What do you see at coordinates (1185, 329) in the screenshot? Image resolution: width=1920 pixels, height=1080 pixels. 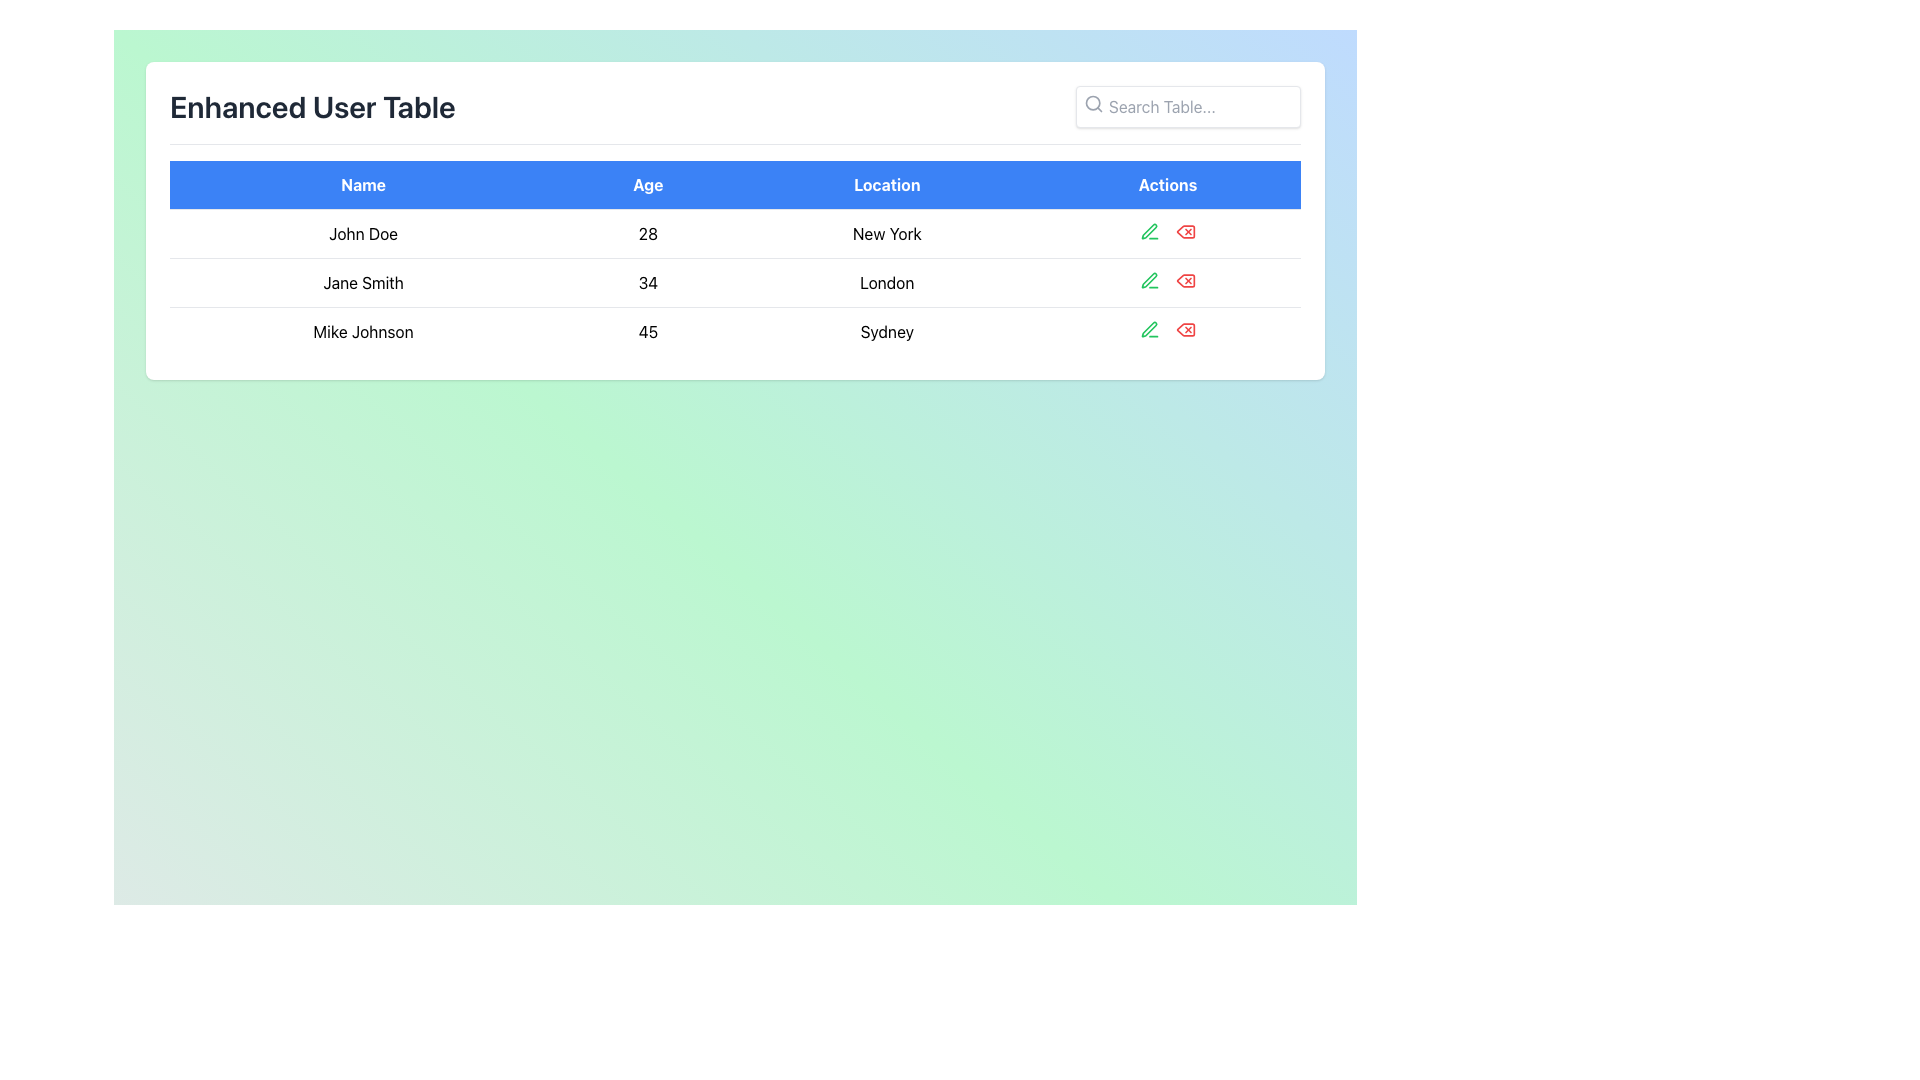 I see `the delete icon in the last row under the 'Actions' column to initiate a deletion` at bounding box center [1185, 329].